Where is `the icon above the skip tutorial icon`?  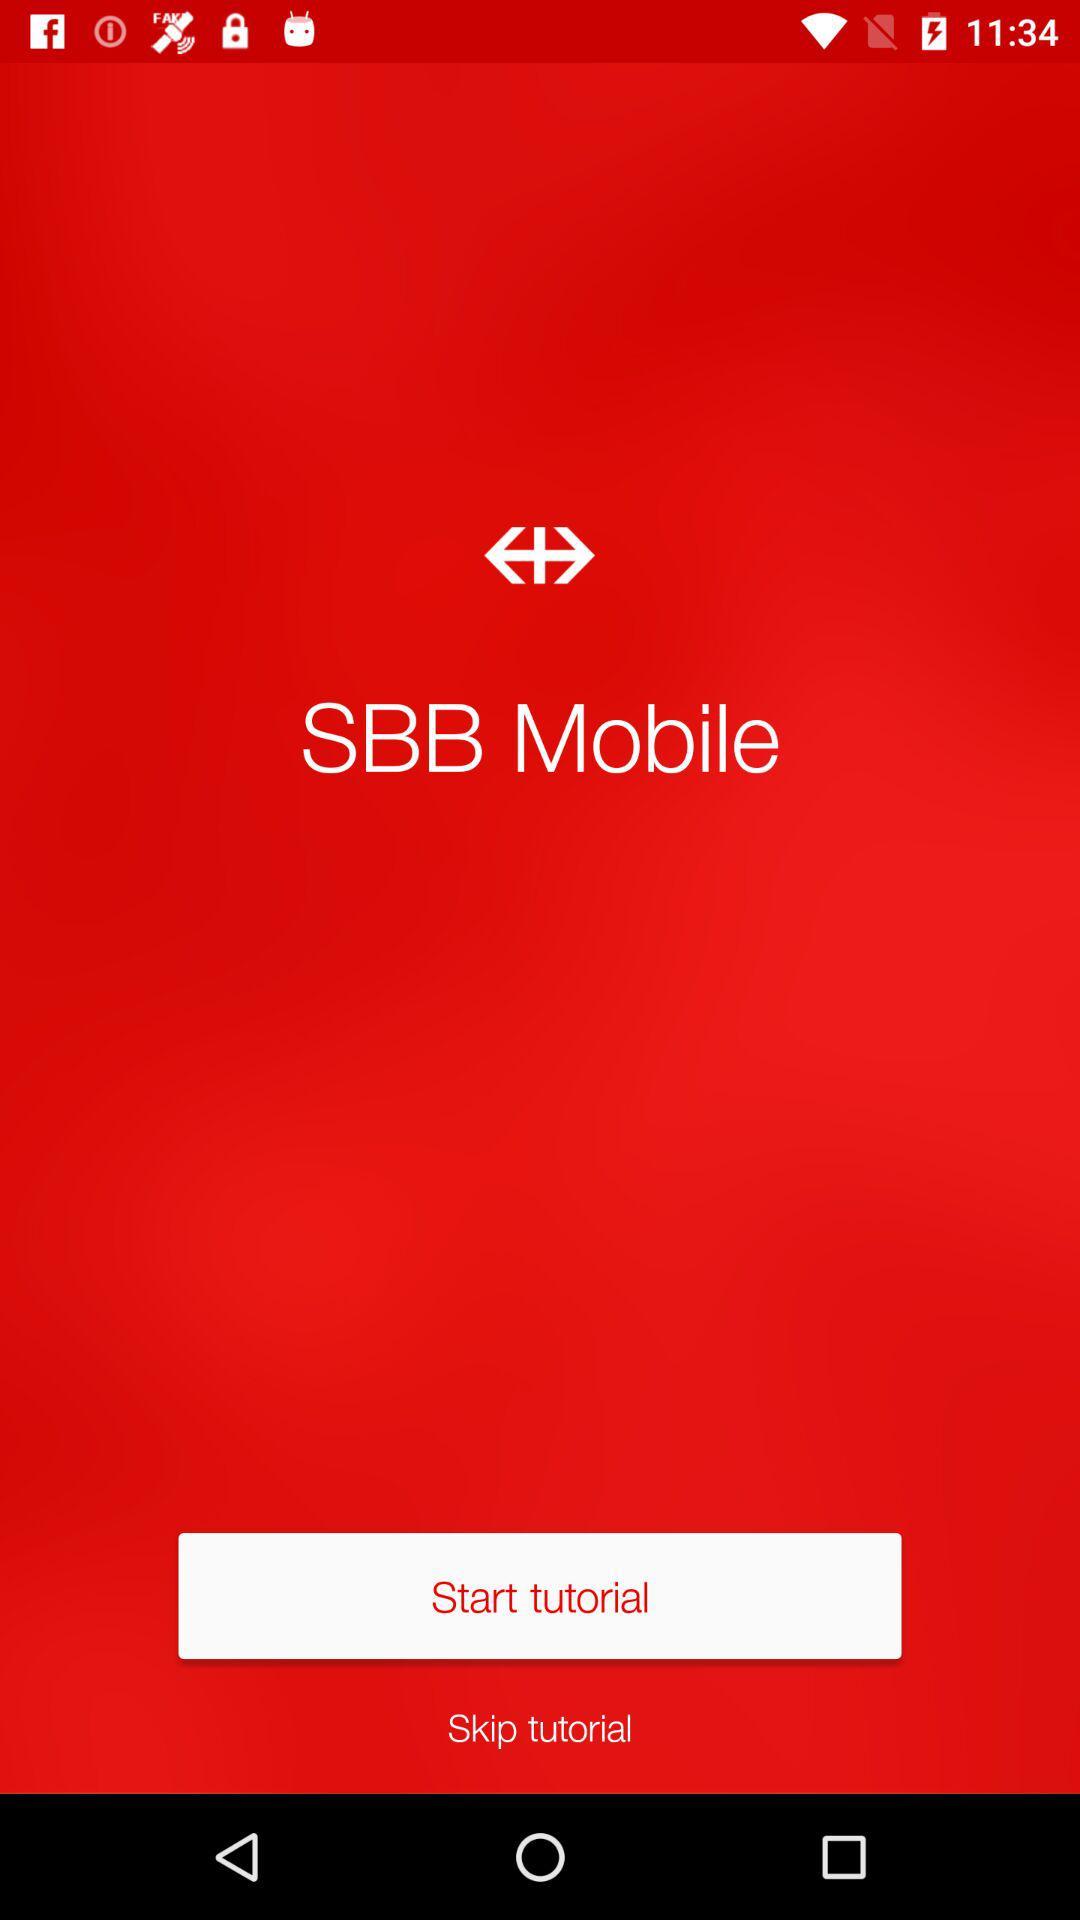
the icon above the skip tutorial icon is located at coordinates (540, 1594).